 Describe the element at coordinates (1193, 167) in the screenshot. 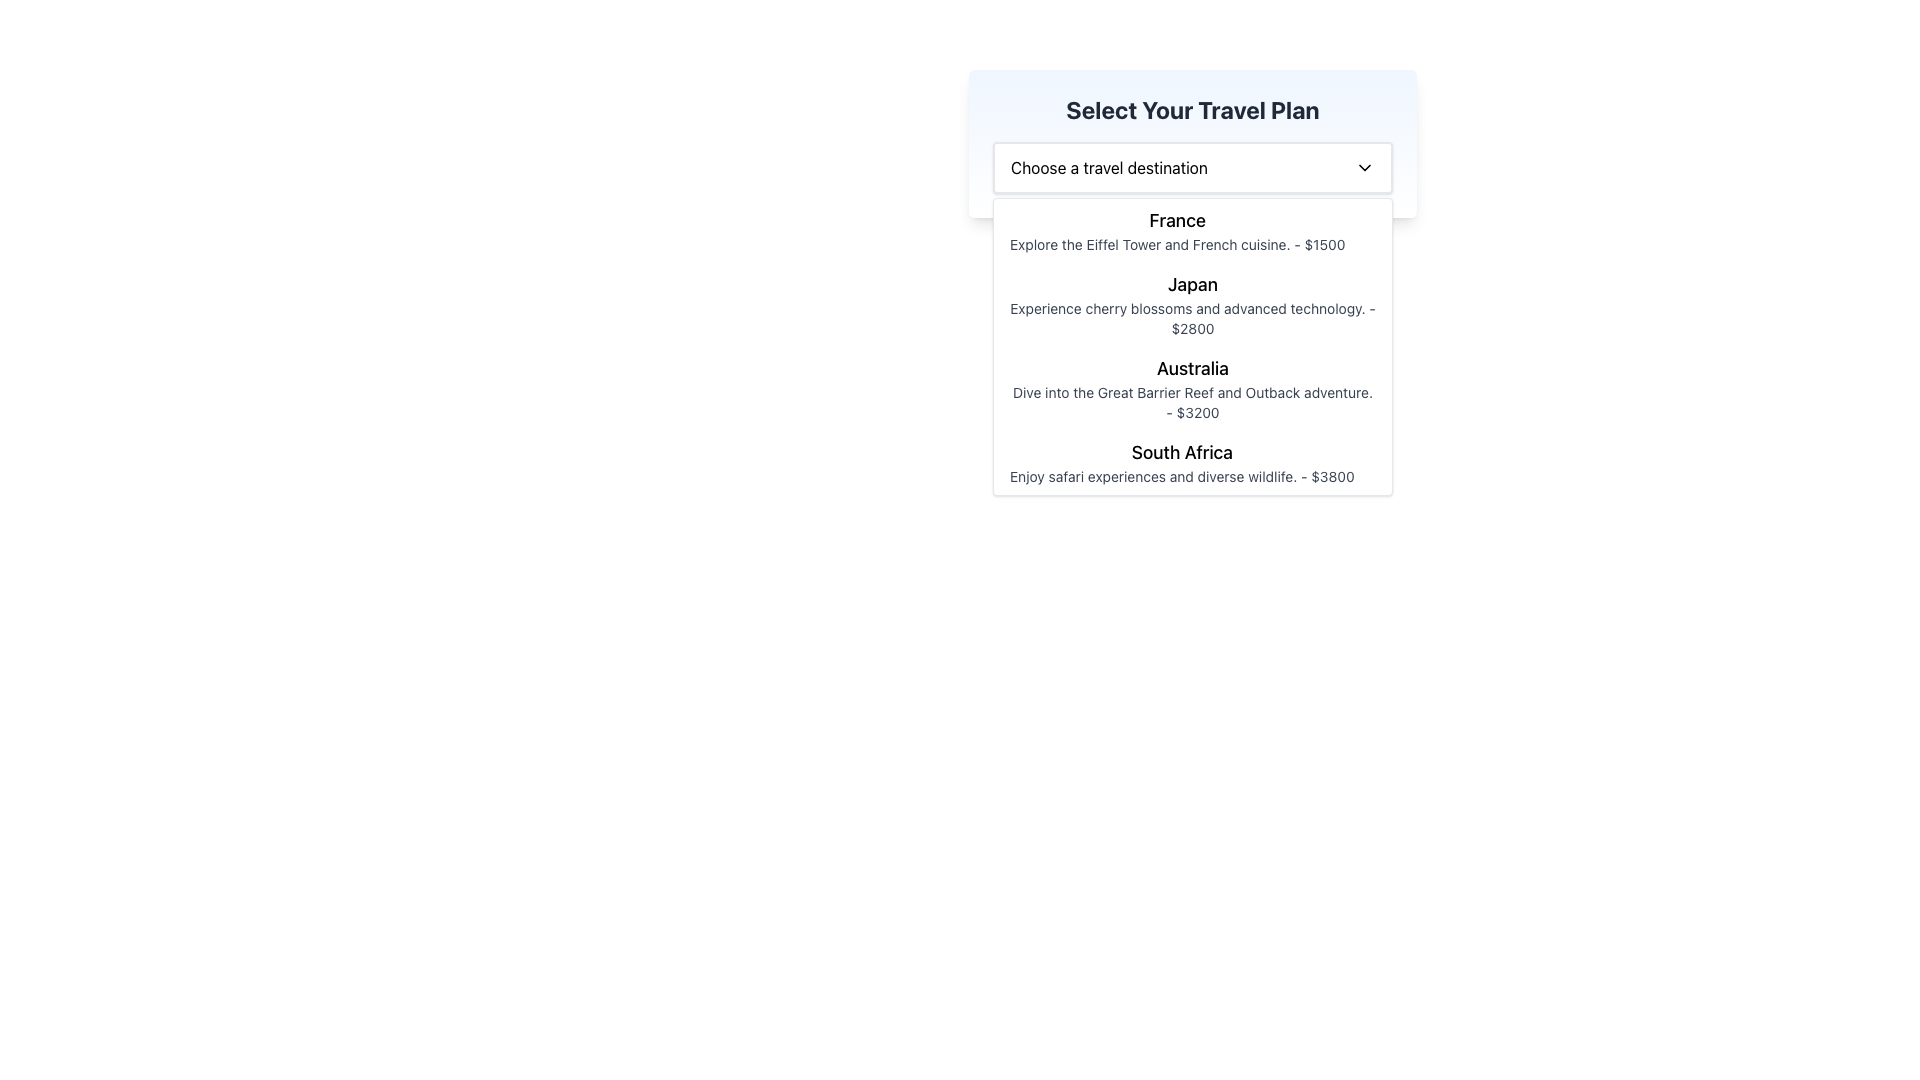

I see `the Dropdown menu located under the 'Select Your Travel Plan' heading` at that location.